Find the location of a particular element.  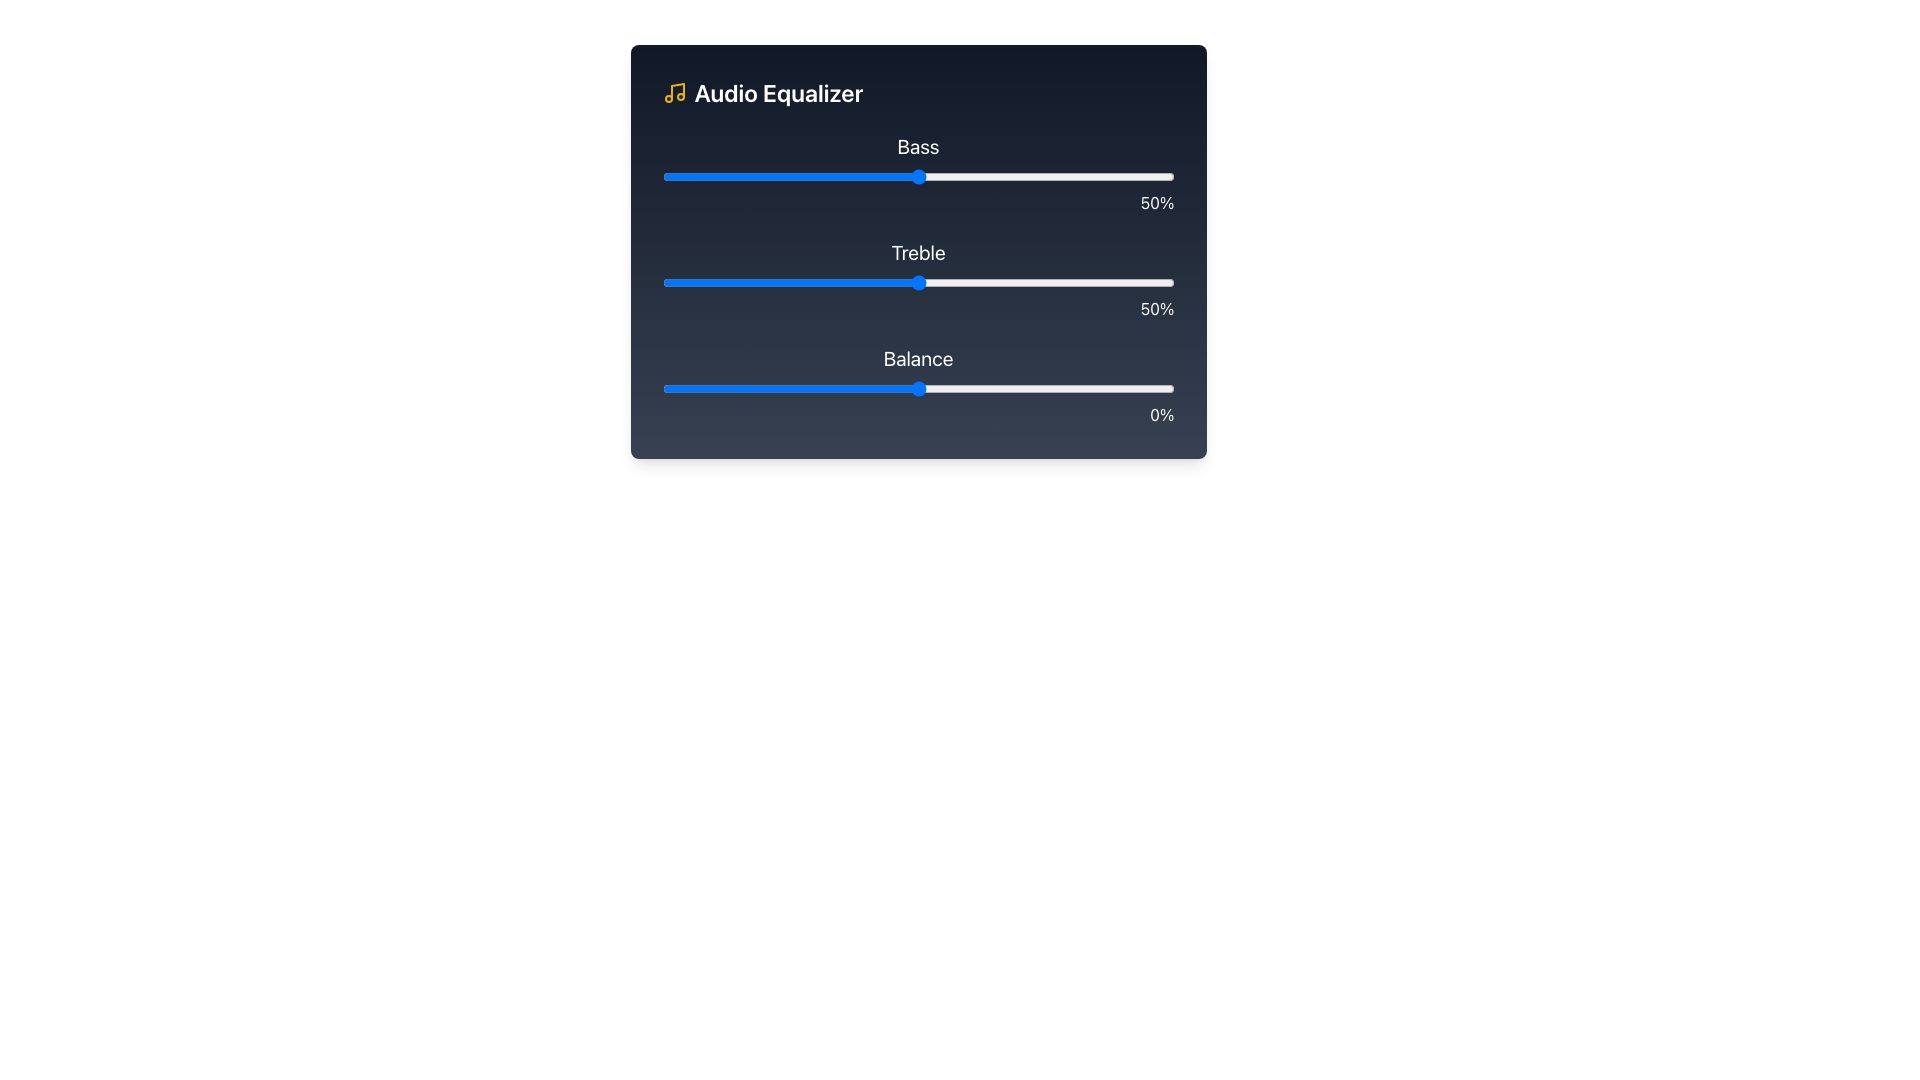

the Text Label displaying '50%' which is aligned to the right below the Bass slider is located at coordinates (917, 203).